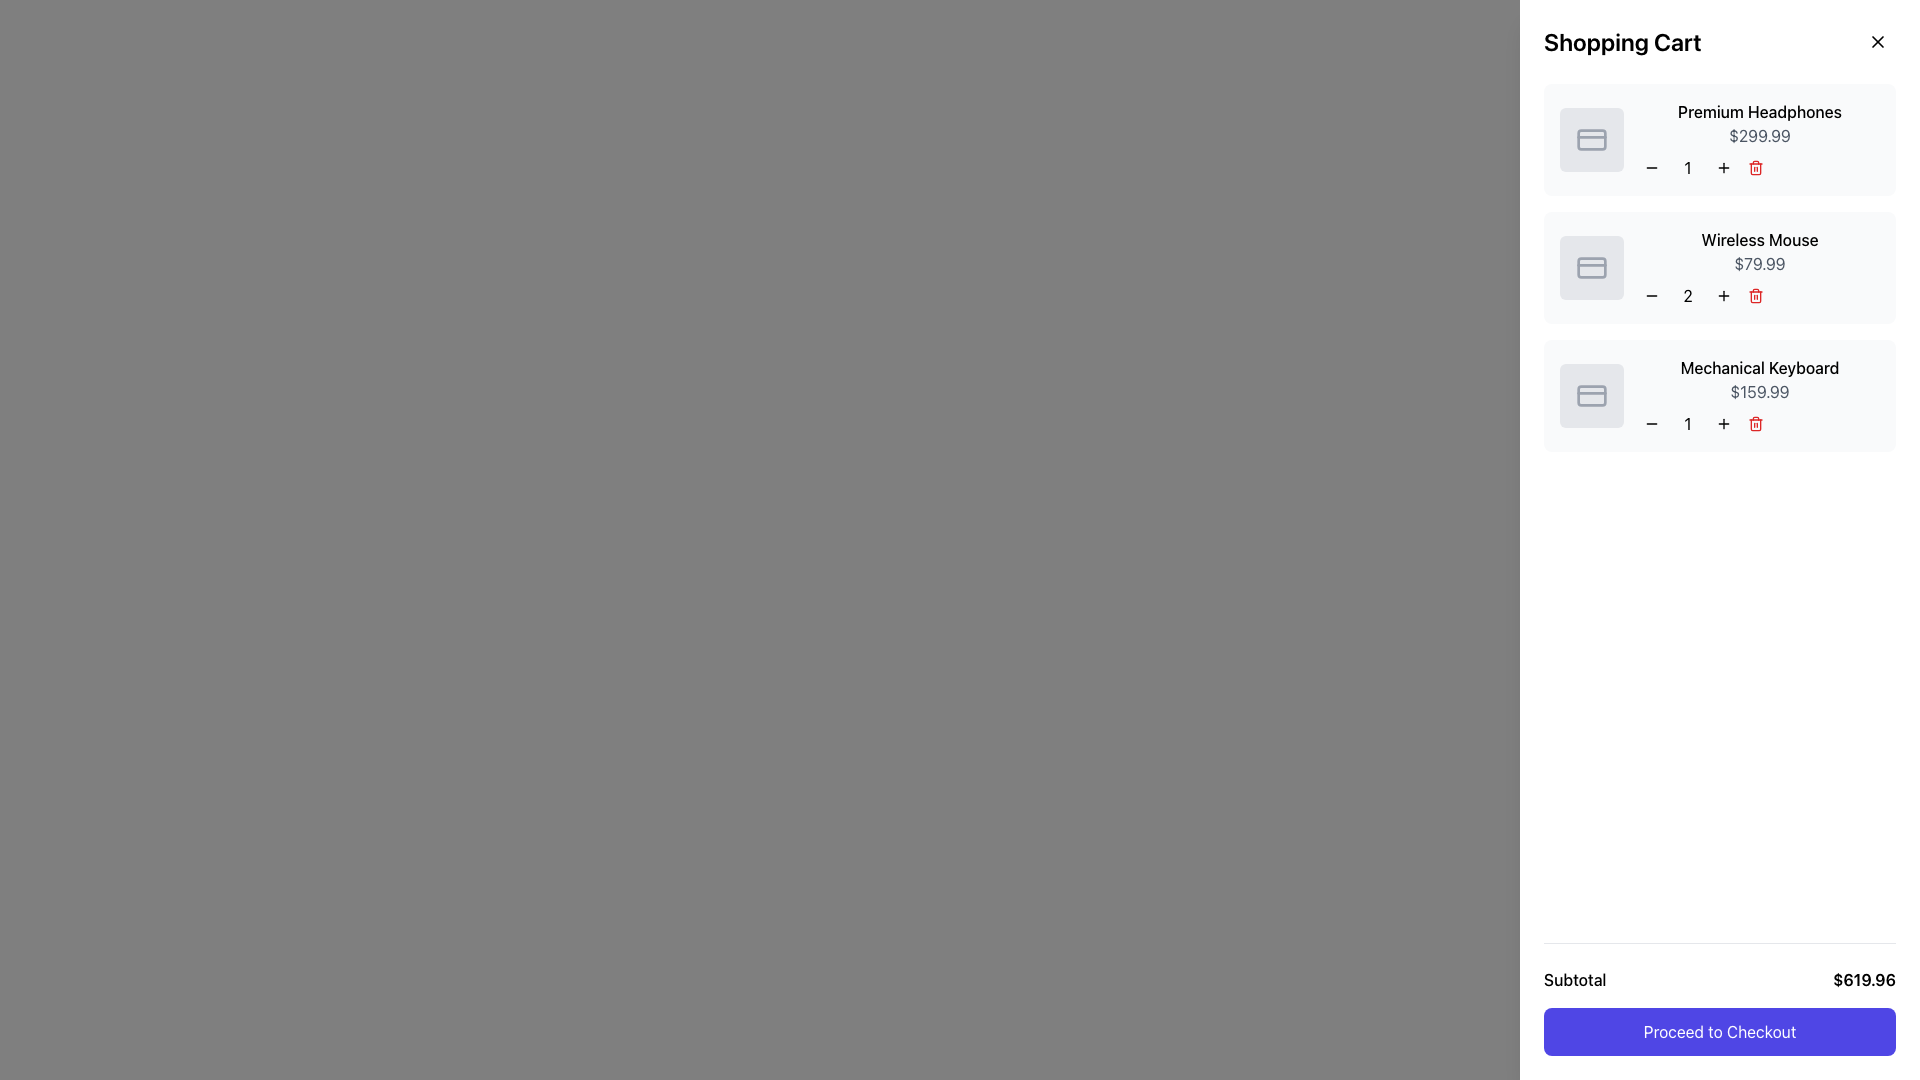 Image resolution: width=1920 pixels, height=1080 pixels. I want to click on the price display showing '$619.96', which is bold and aligned to the right at the bottom of the shopping cart interface, so click(1863, 978).